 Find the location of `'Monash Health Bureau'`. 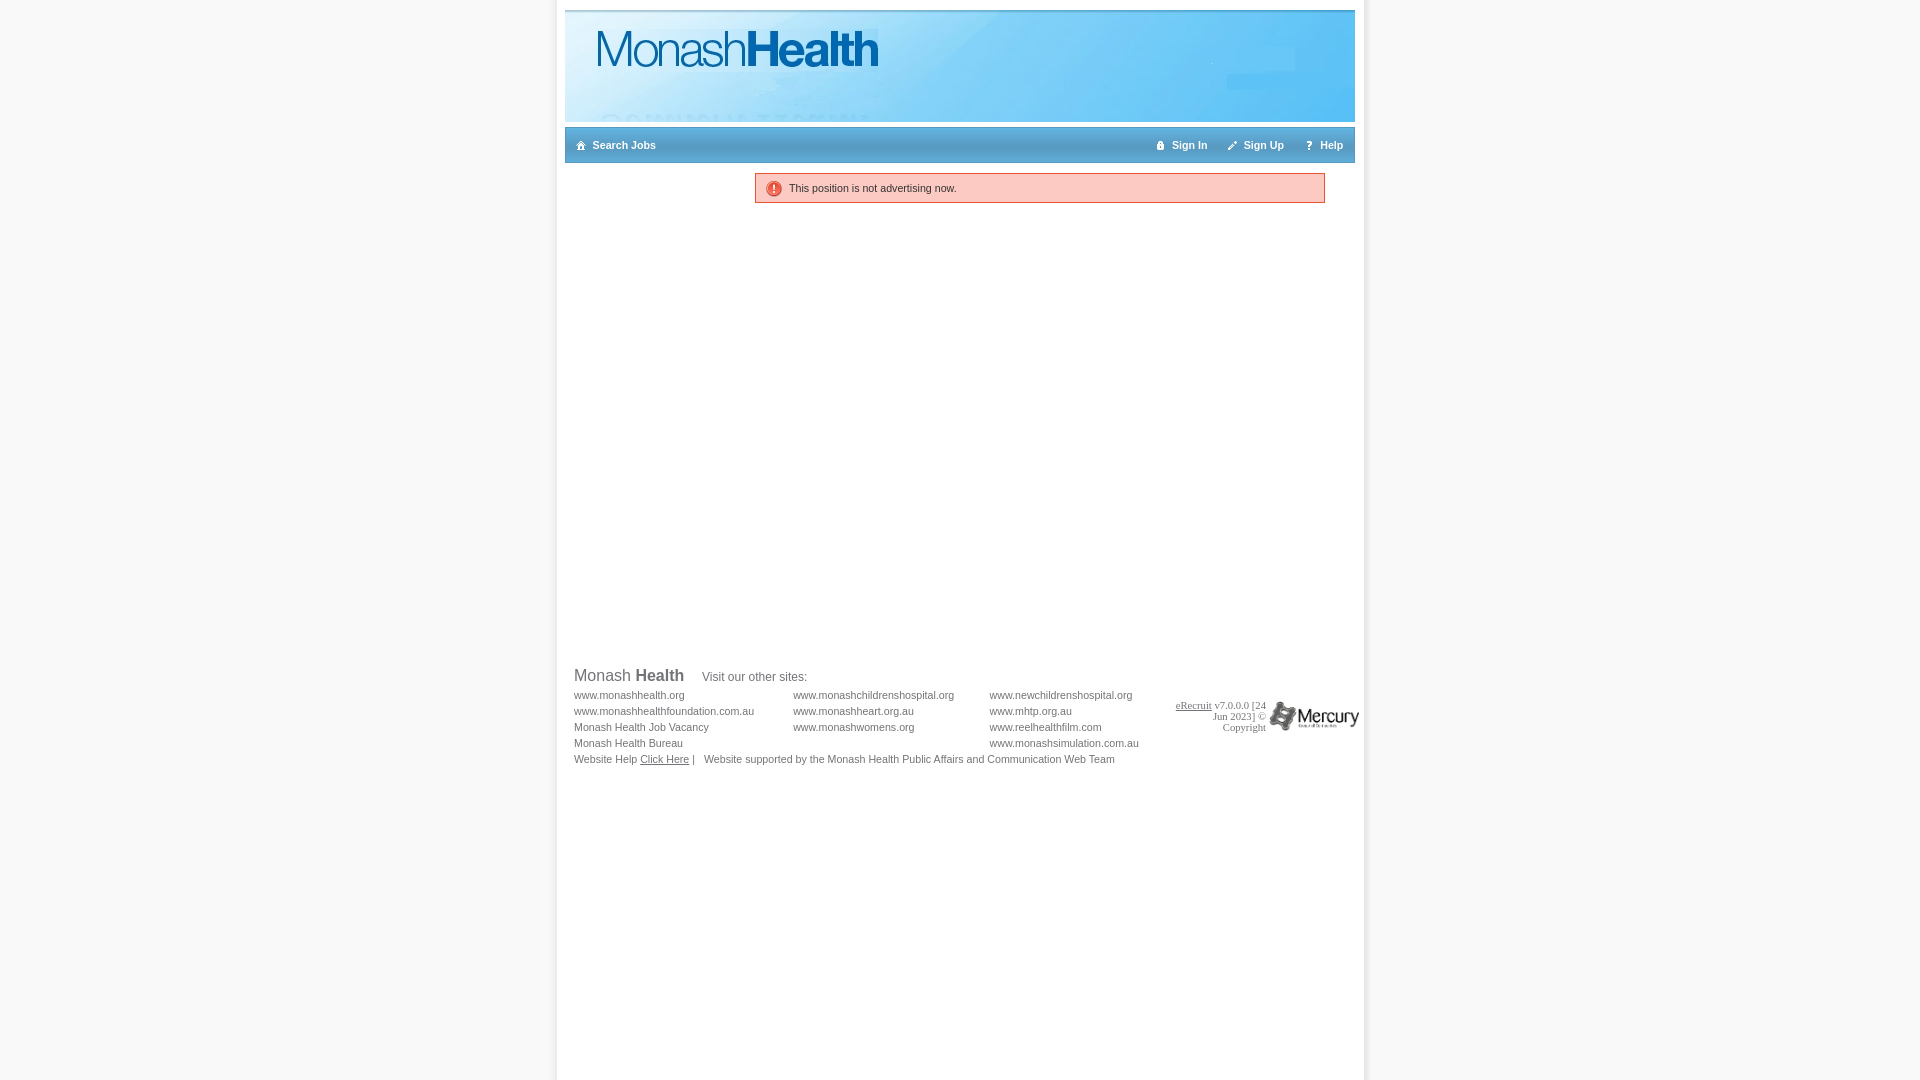

'Monash Health Bureau' is located at coordinates (627, 743).